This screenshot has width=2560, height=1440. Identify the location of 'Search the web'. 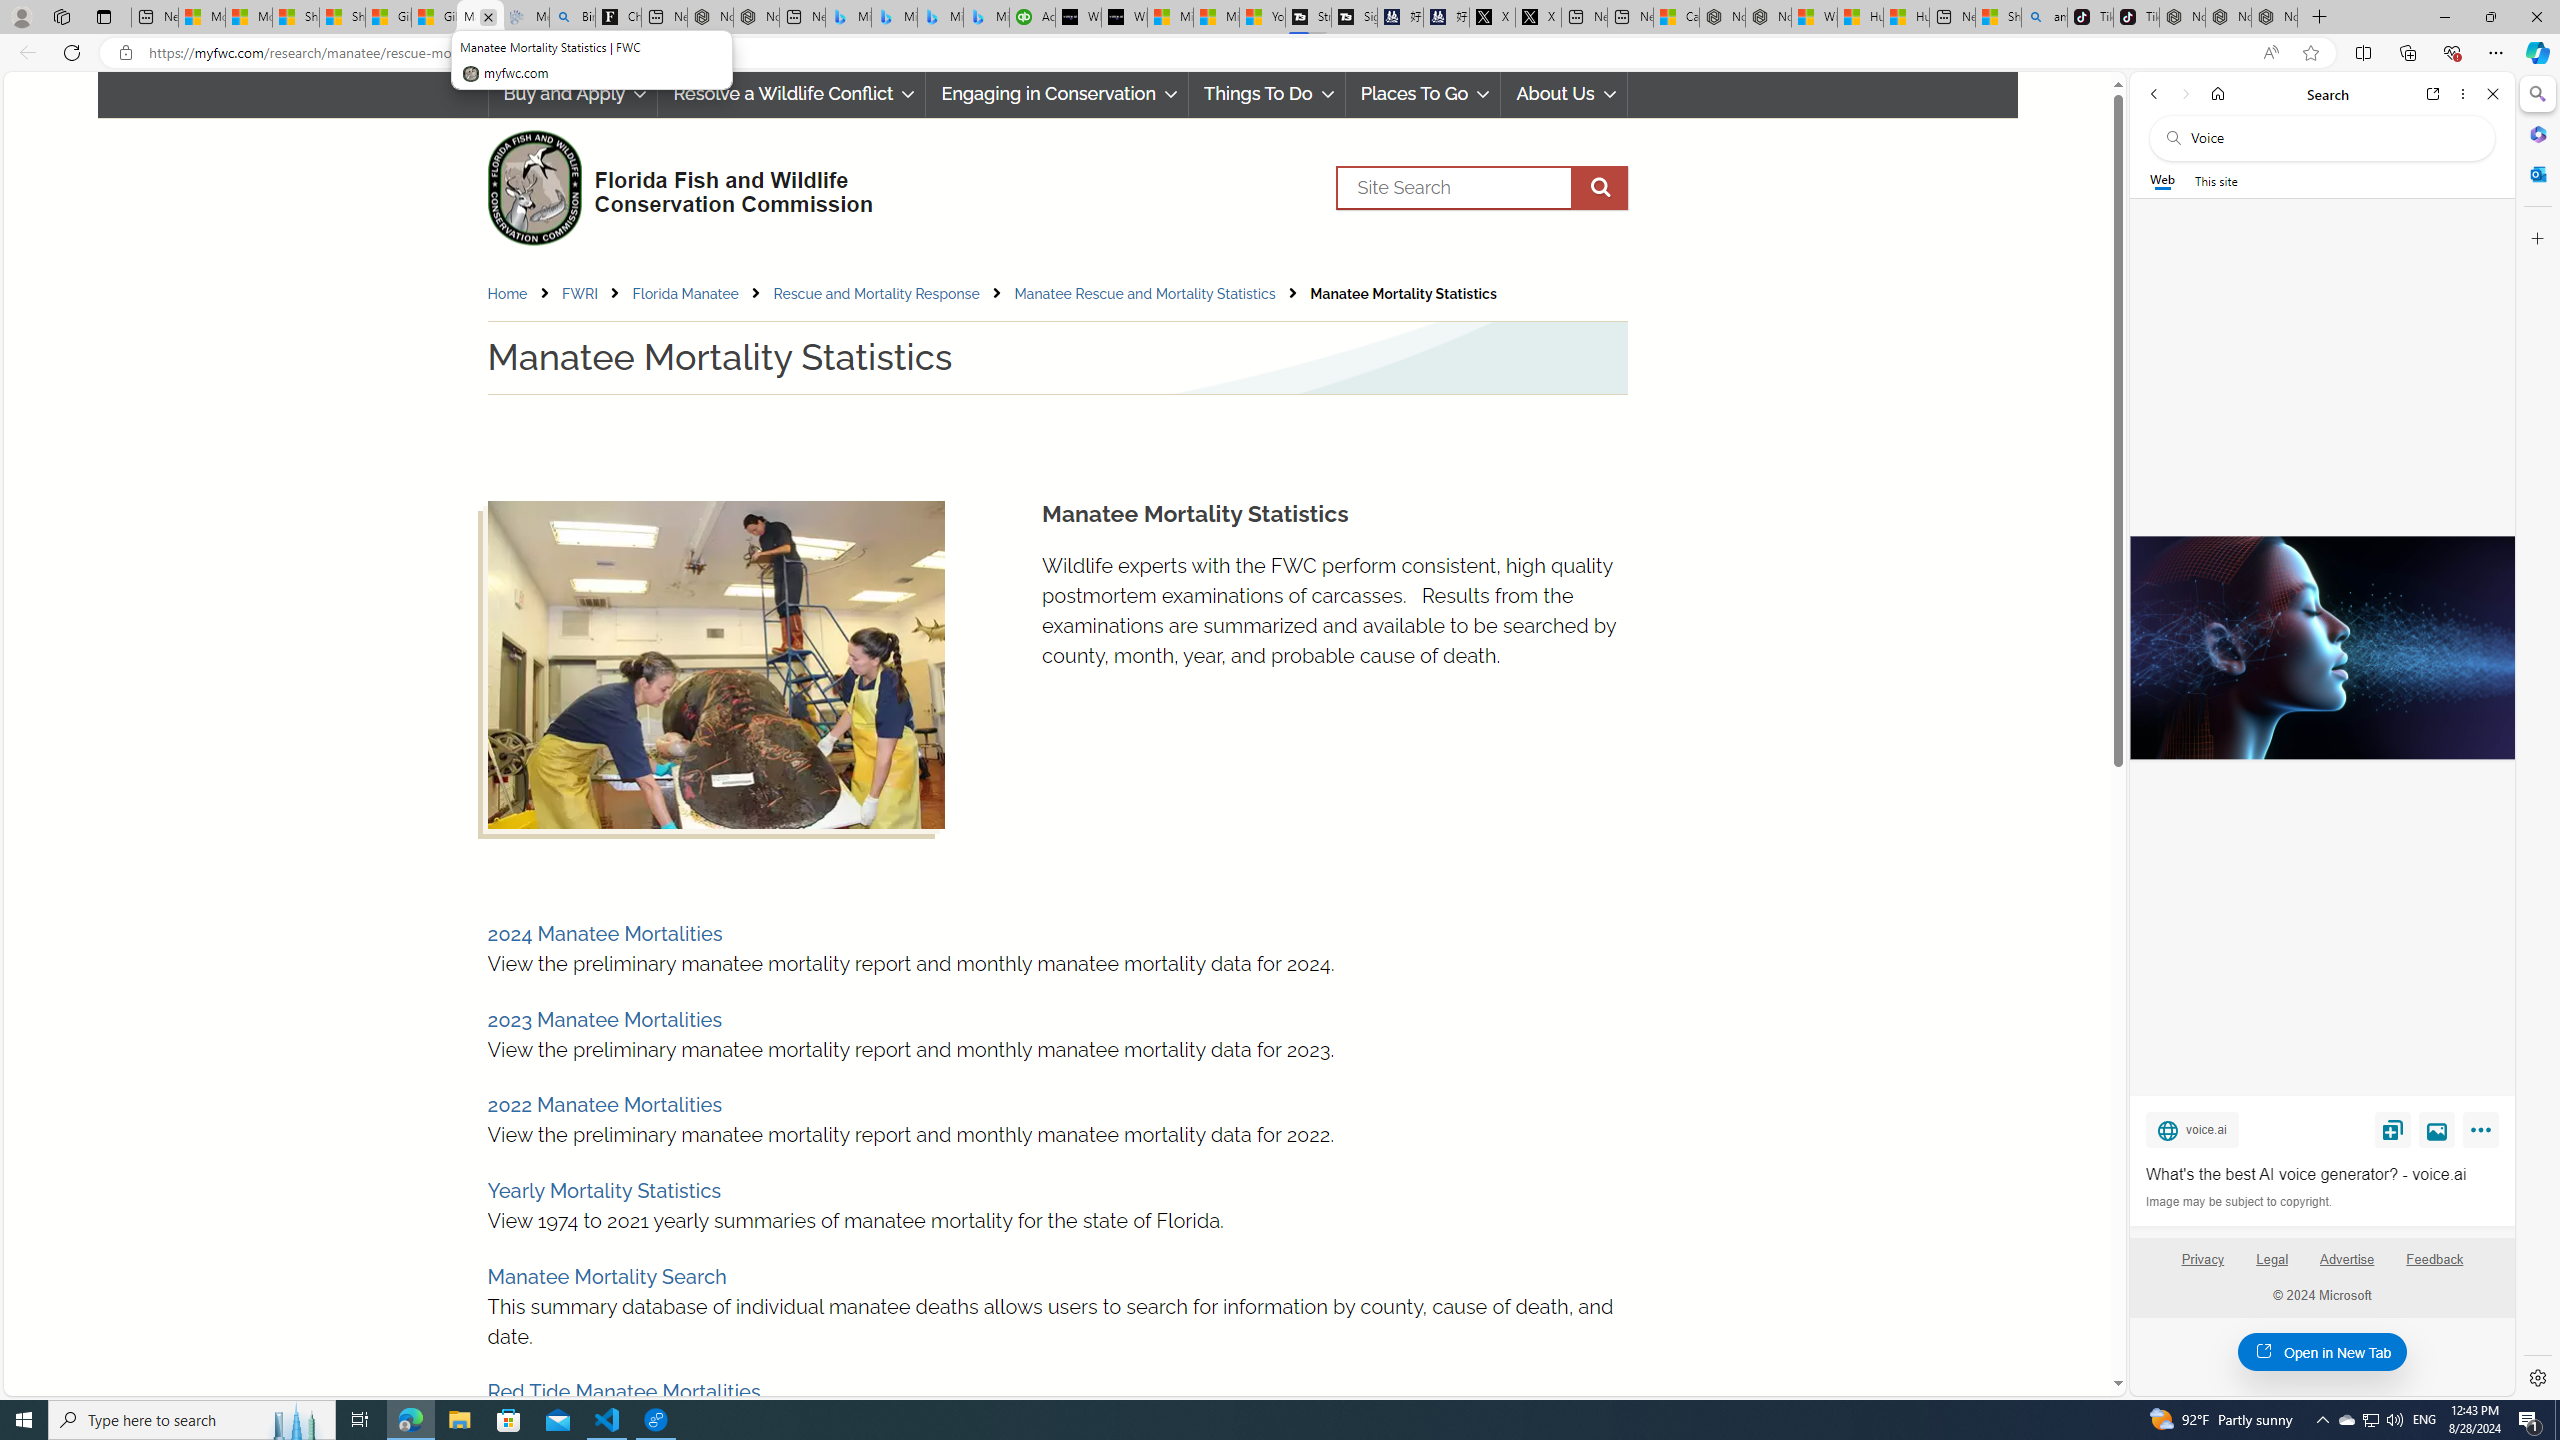
(2331, 137).